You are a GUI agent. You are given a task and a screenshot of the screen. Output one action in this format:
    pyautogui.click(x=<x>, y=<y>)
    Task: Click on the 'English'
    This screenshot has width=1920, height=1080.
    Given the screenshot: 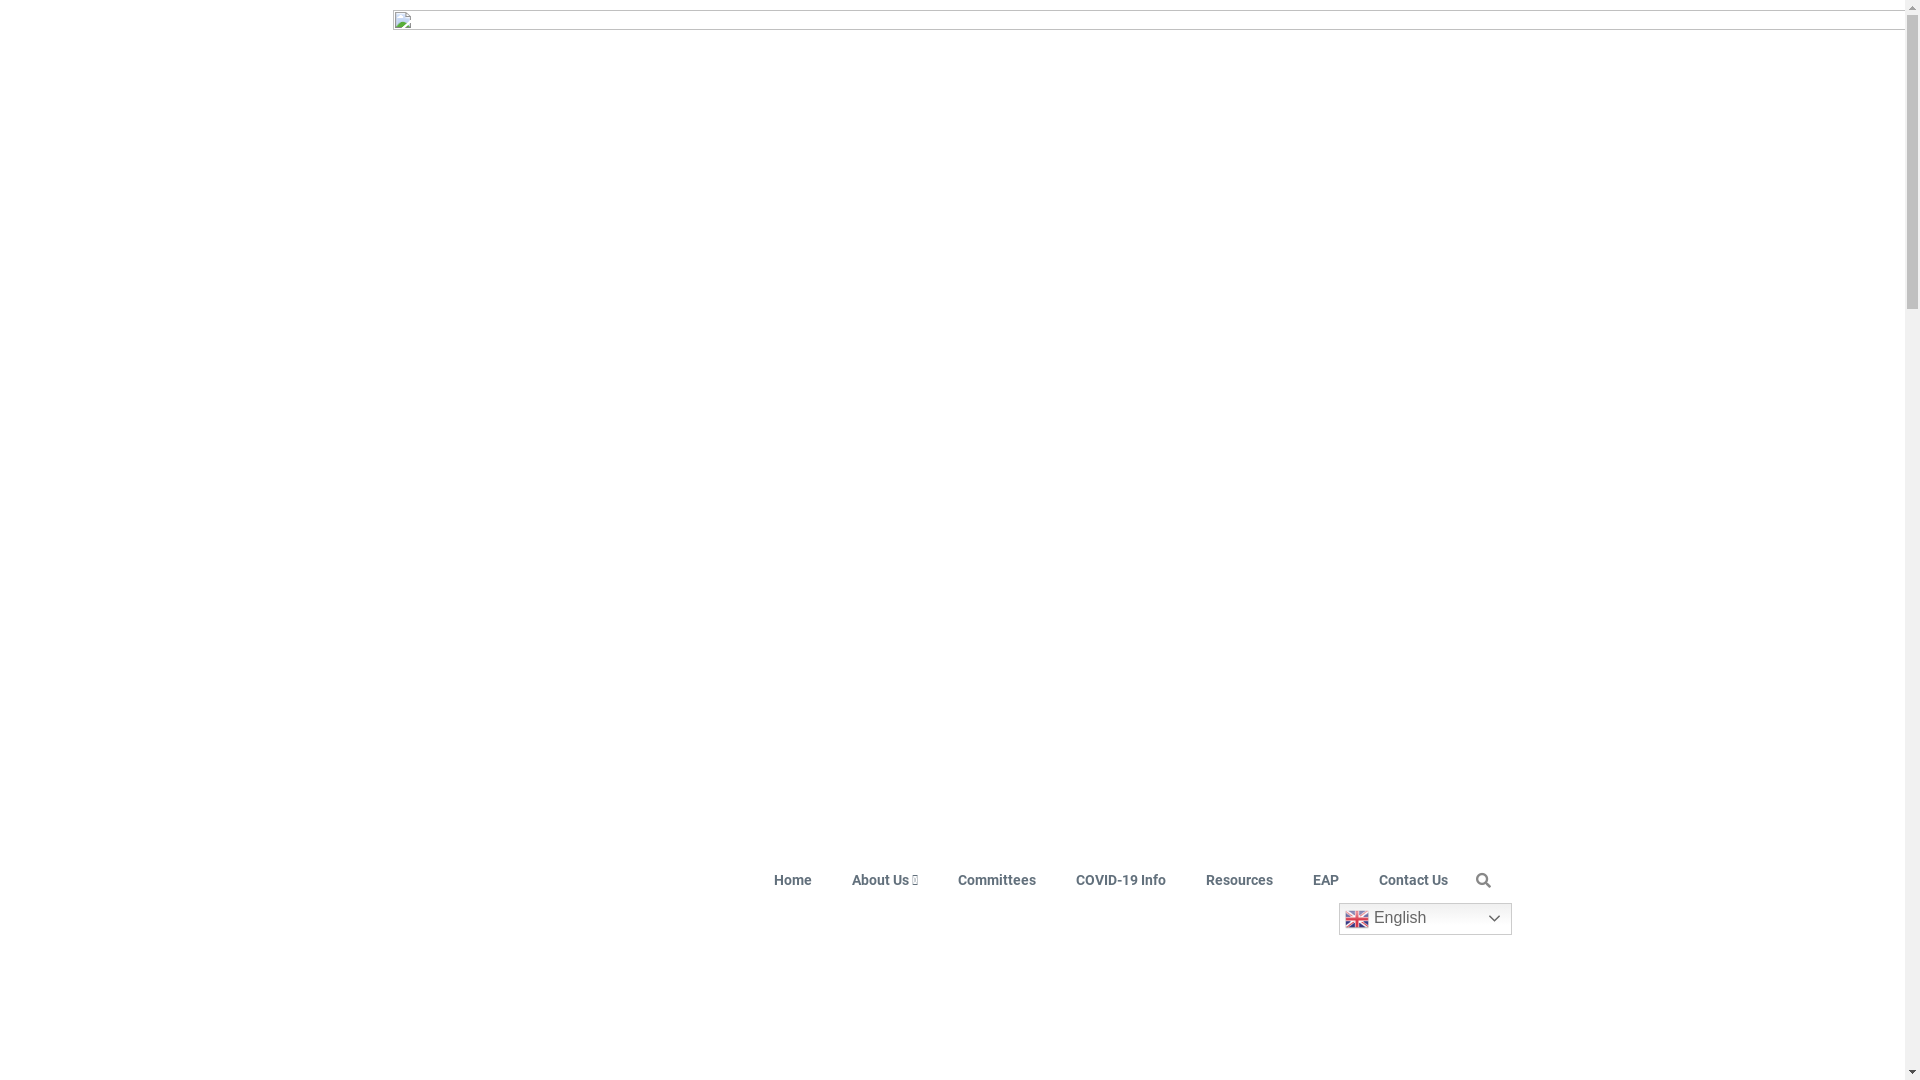 What is the action you would take?
    pyautogui.click(x=1424, y=918)
    